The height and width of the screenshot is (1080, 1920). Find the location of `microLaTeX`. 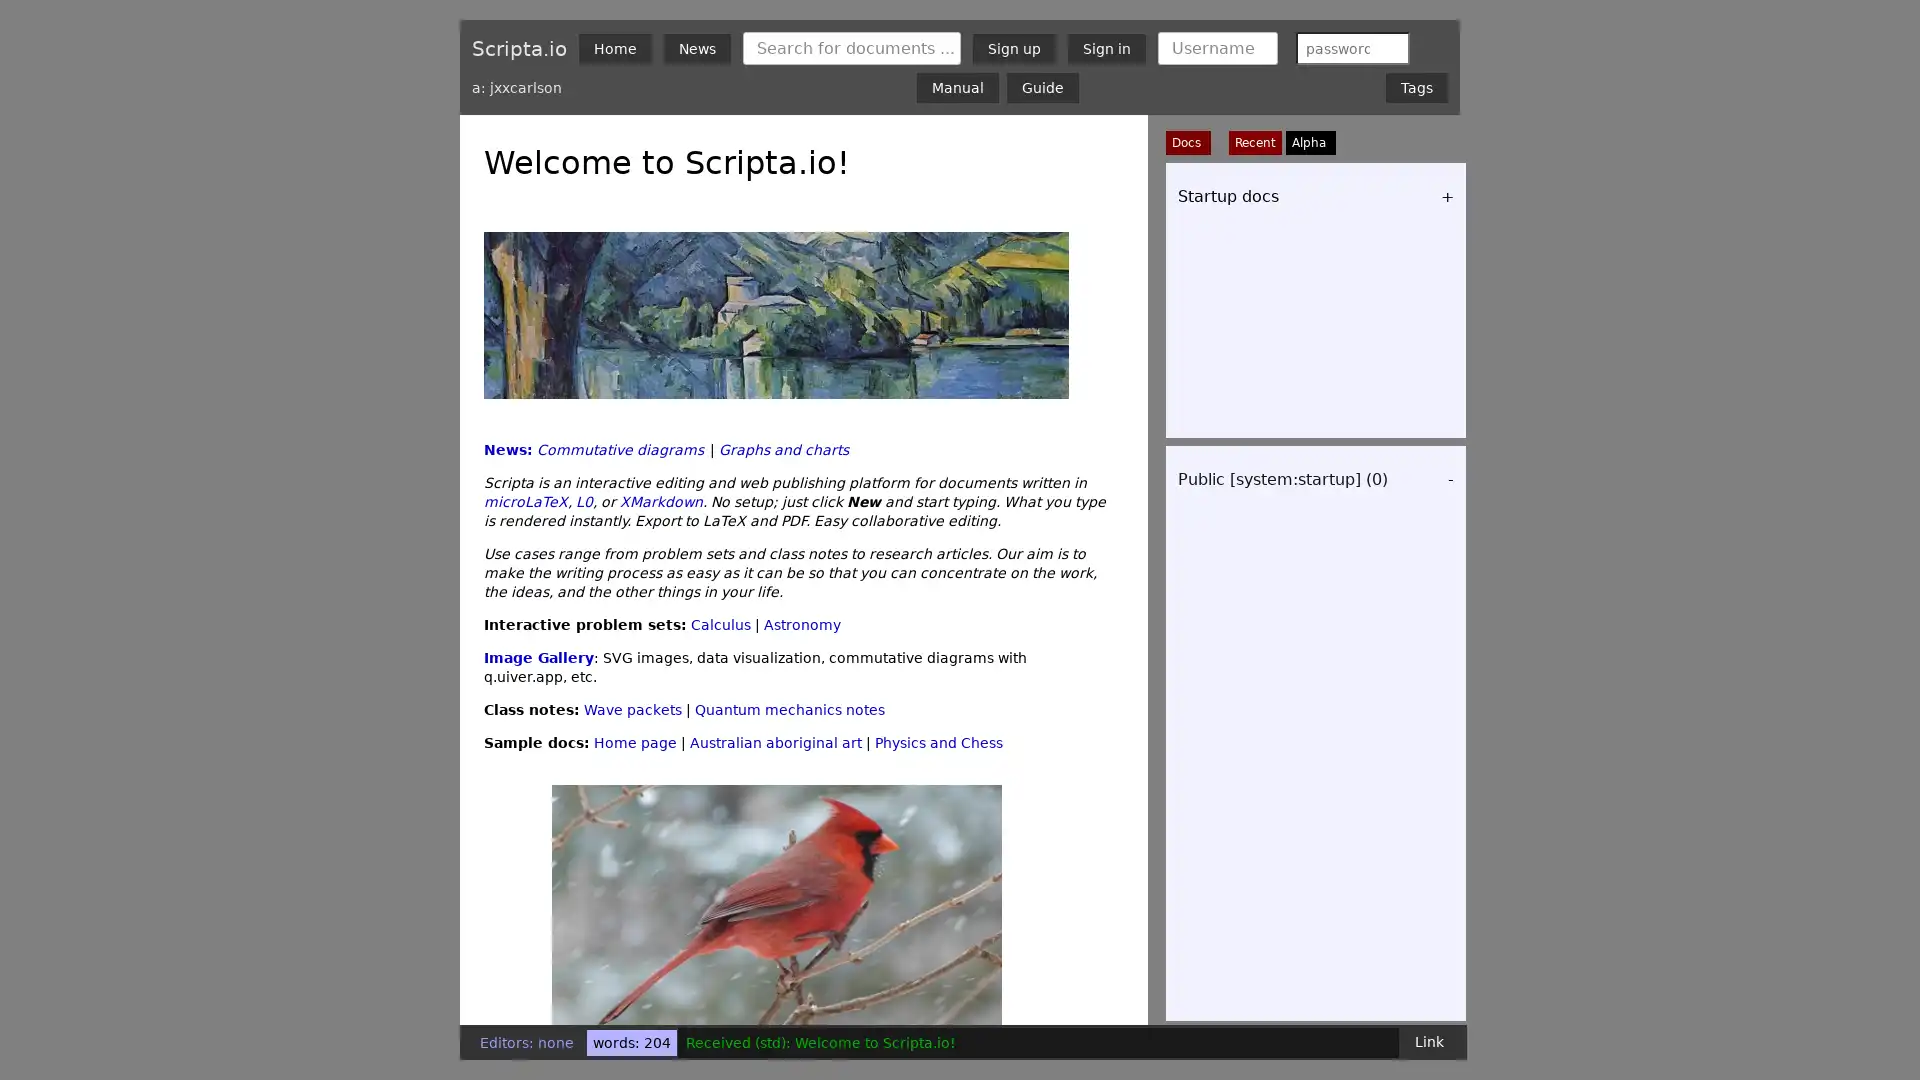

microLaTeX is located at coordinates (526, 500).